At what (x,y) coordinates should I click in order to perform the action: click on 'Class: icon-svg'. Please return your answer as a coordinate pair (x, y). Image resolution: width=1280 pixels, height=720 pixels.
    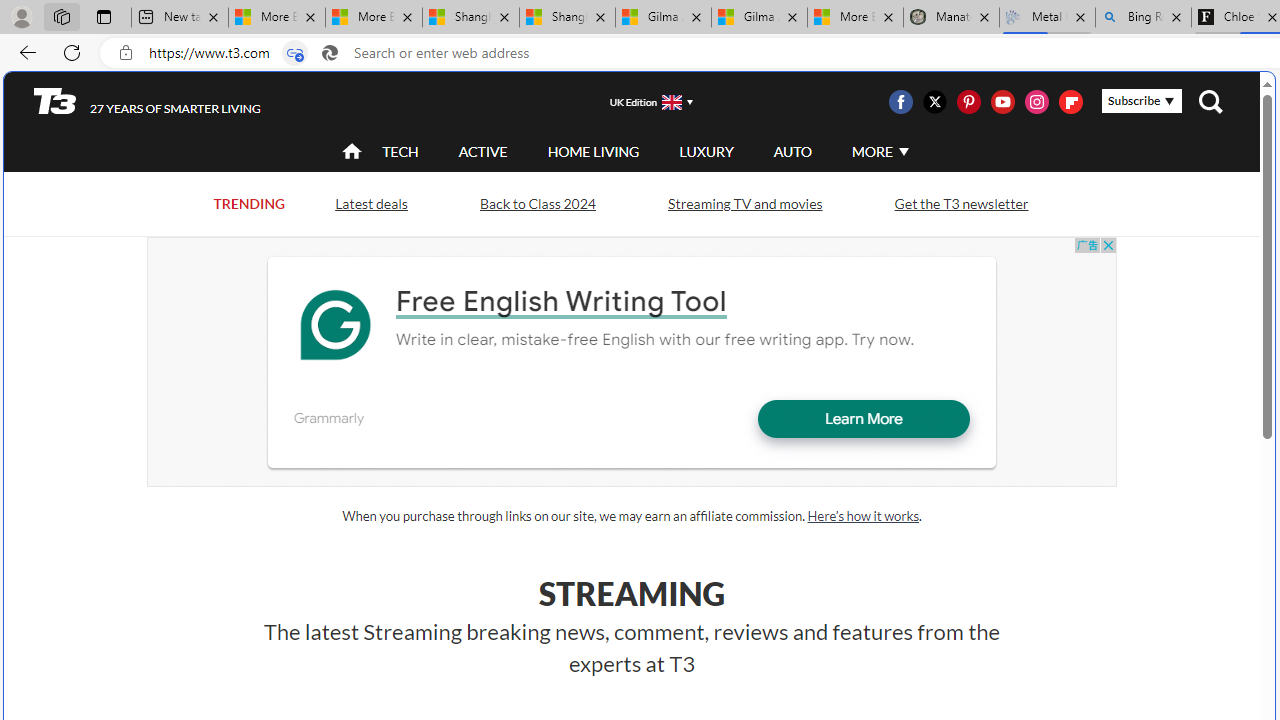
    Looking at the image, I should click on (1069, 101).